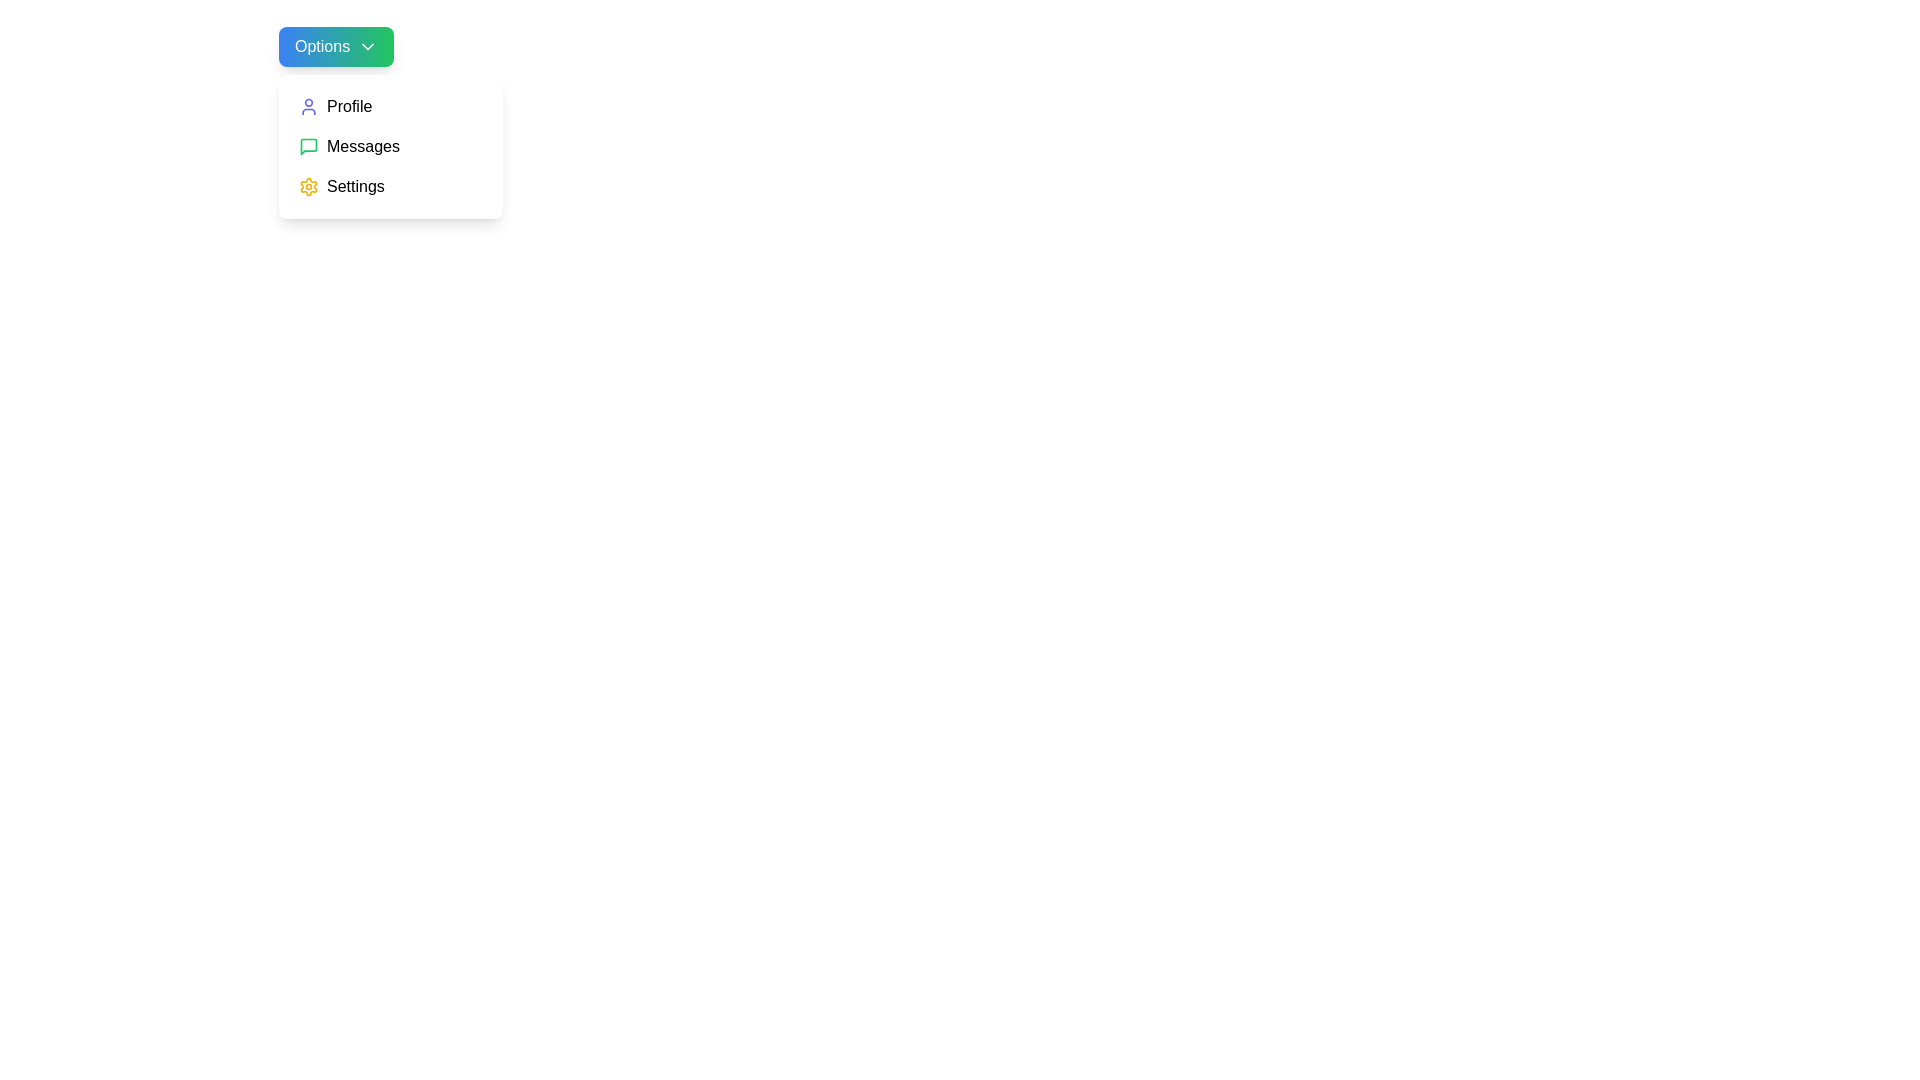  I want to click on the menu item Profile to preview its action, so click(390, 107).